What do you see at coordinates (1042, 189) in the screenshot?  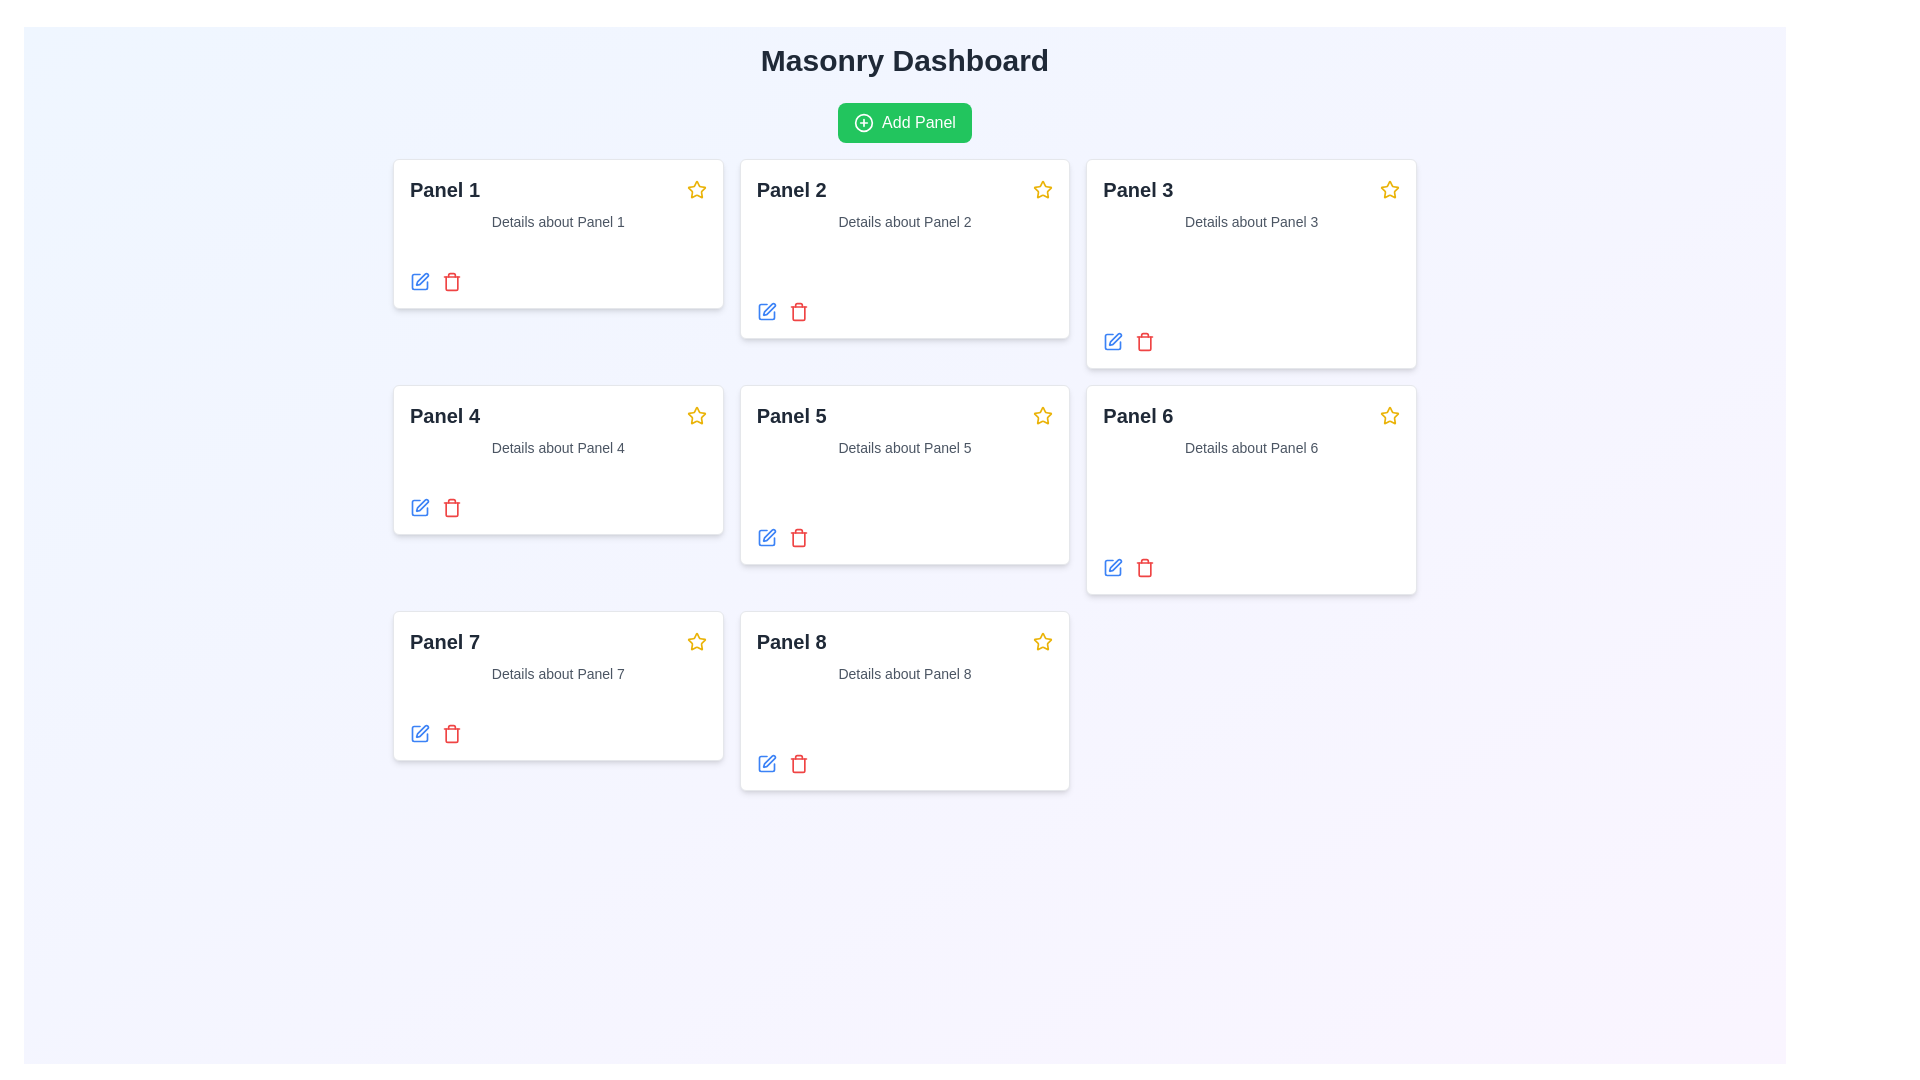 I see `the star icon located at the top-right corner of the card labeled 'Panel 6'` at bounding box center [1042, 189].